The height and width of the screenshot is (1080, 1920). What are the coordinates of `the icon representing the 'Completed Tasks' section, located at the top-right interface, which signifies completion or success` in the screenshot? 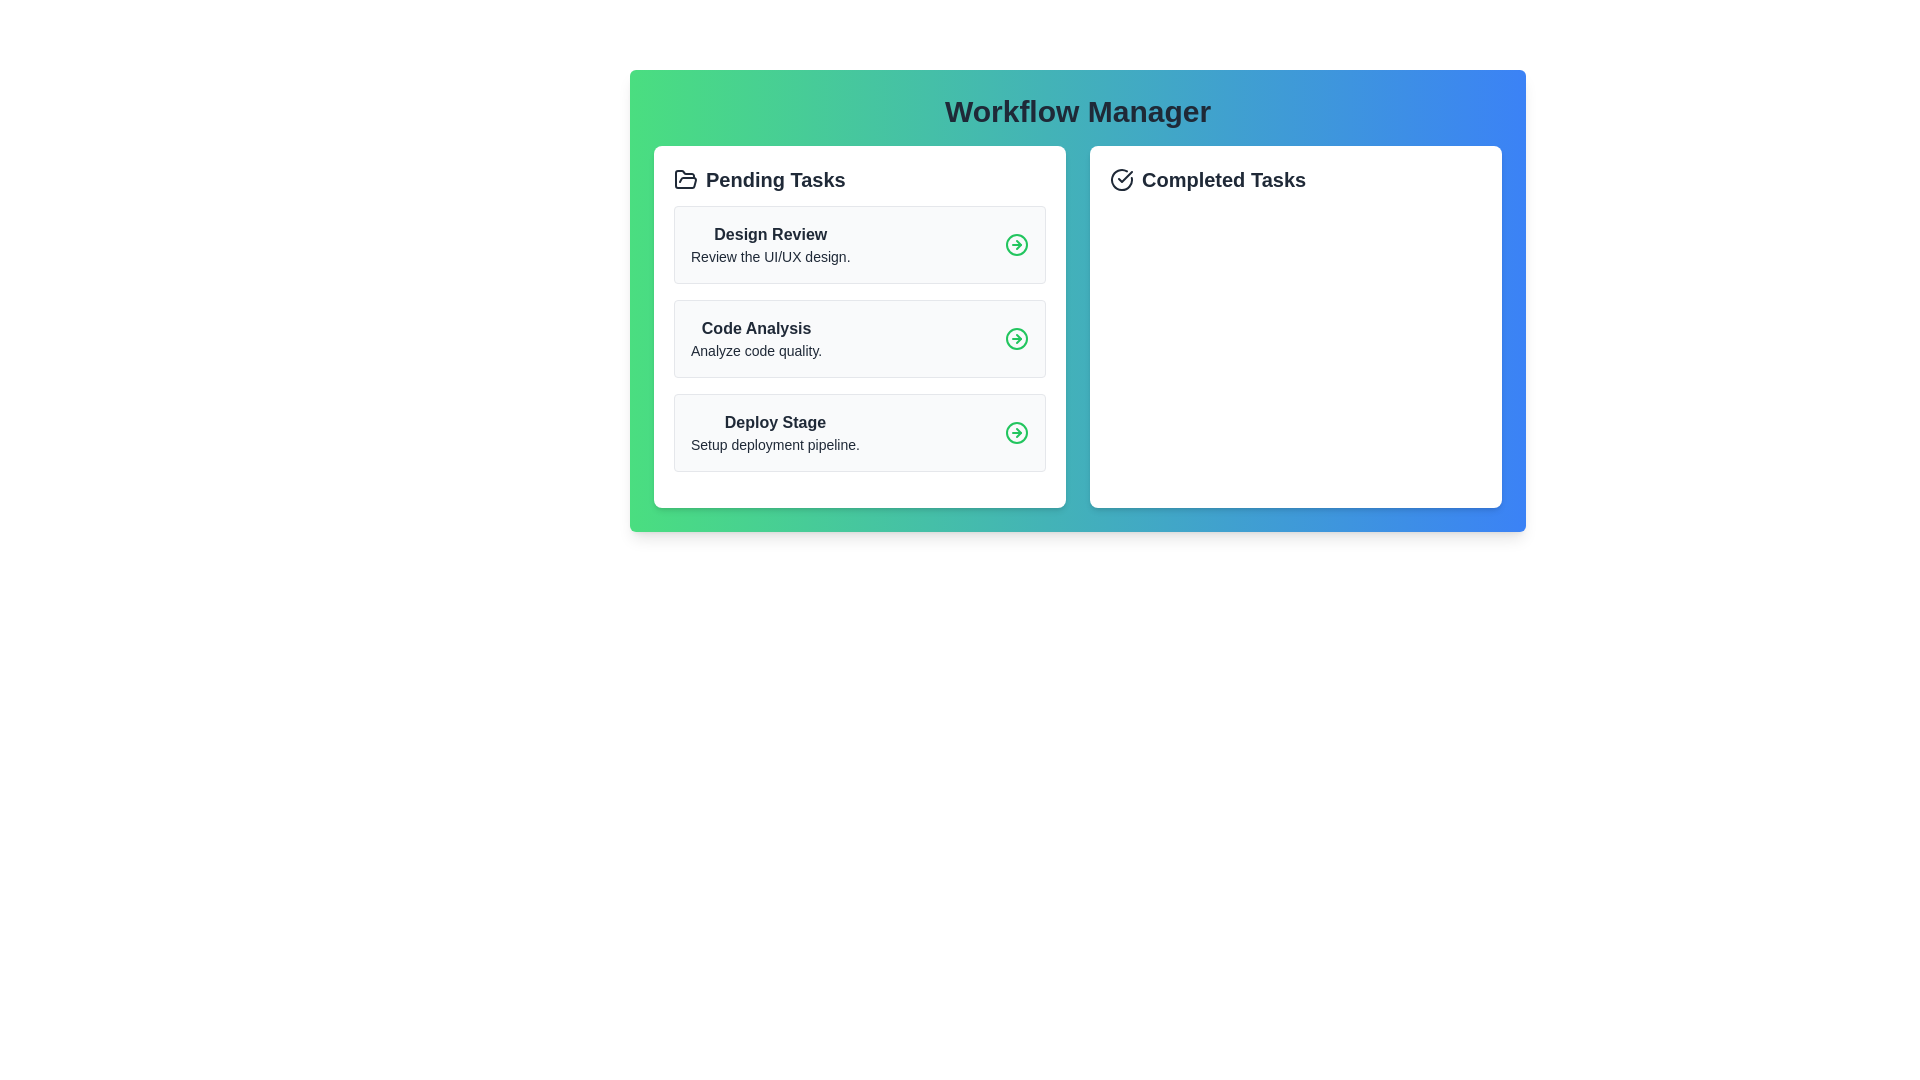 It's located at (1122, 180).